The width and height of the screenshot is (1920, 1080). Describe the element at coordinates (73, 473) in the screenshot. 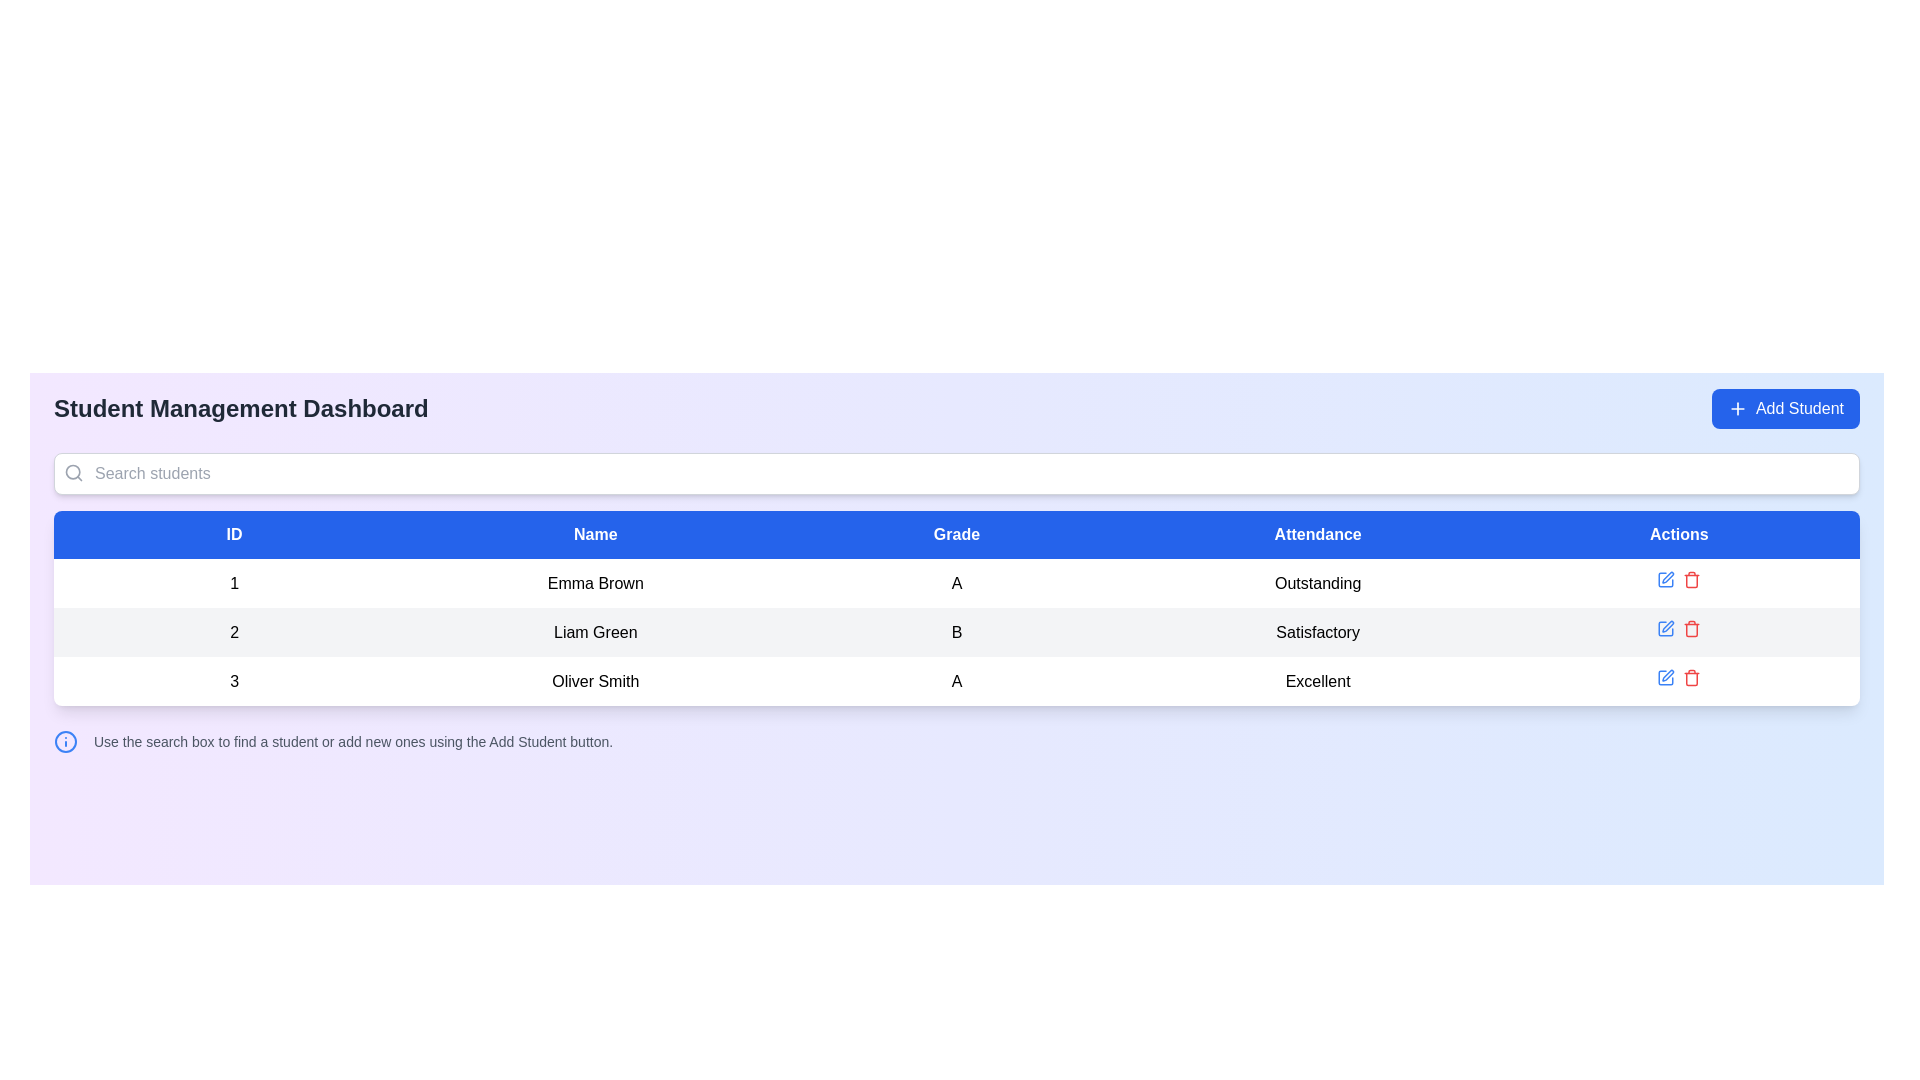

I see `the circular magnifying glass icon, which is gray and located at the left side of the search bar before the 'Search students.' placeholder text` at that location.